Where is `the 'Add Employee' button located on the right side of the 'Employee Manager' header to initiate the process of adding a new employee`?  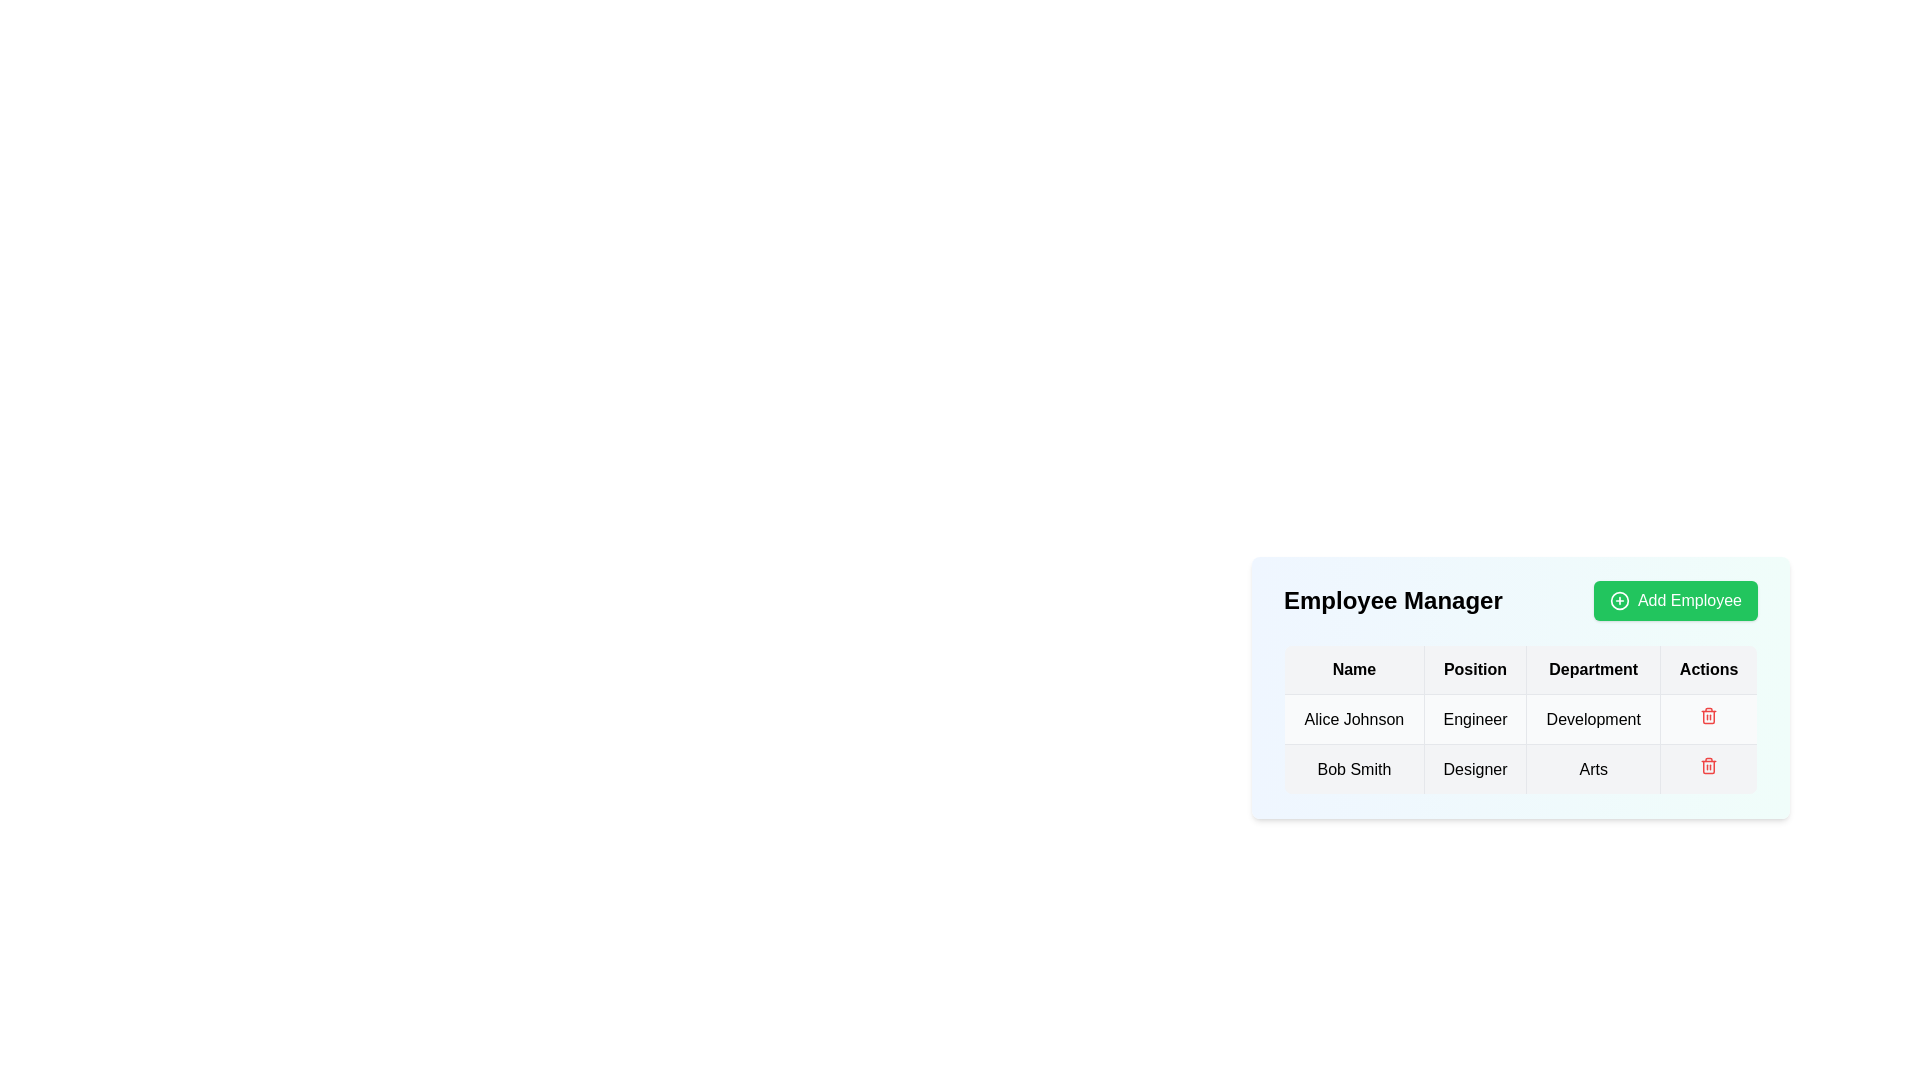 the 'Add Employee' button located on the right side of the 'Employee Manager' header to initiate the process of adding a new employee is located at coordinates (1675, 600).